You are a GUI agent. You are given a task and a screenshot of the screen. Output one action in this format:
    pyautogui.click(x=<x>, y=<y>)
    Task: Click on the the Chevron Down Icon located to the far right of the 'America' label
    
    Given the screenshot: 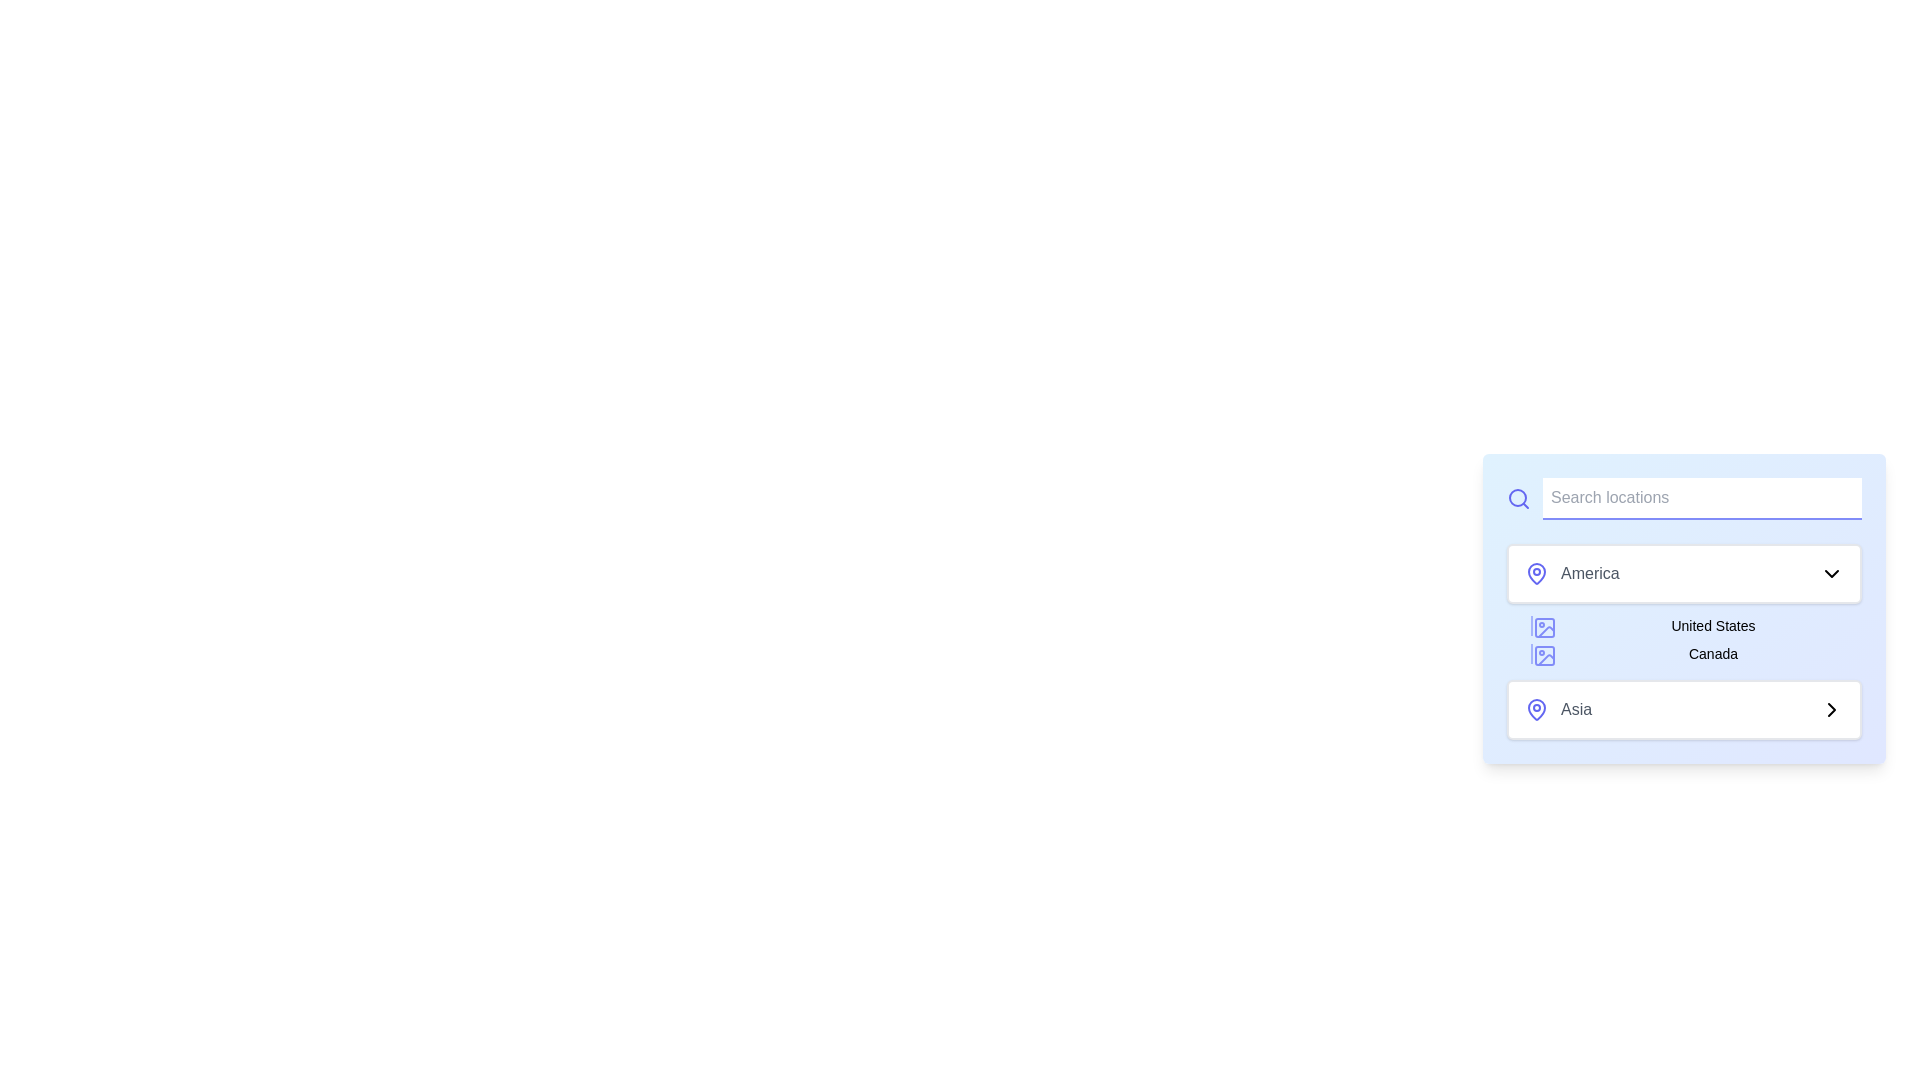 What is the action you would take?
    pyautogui.click(x=1832, y=574)
    